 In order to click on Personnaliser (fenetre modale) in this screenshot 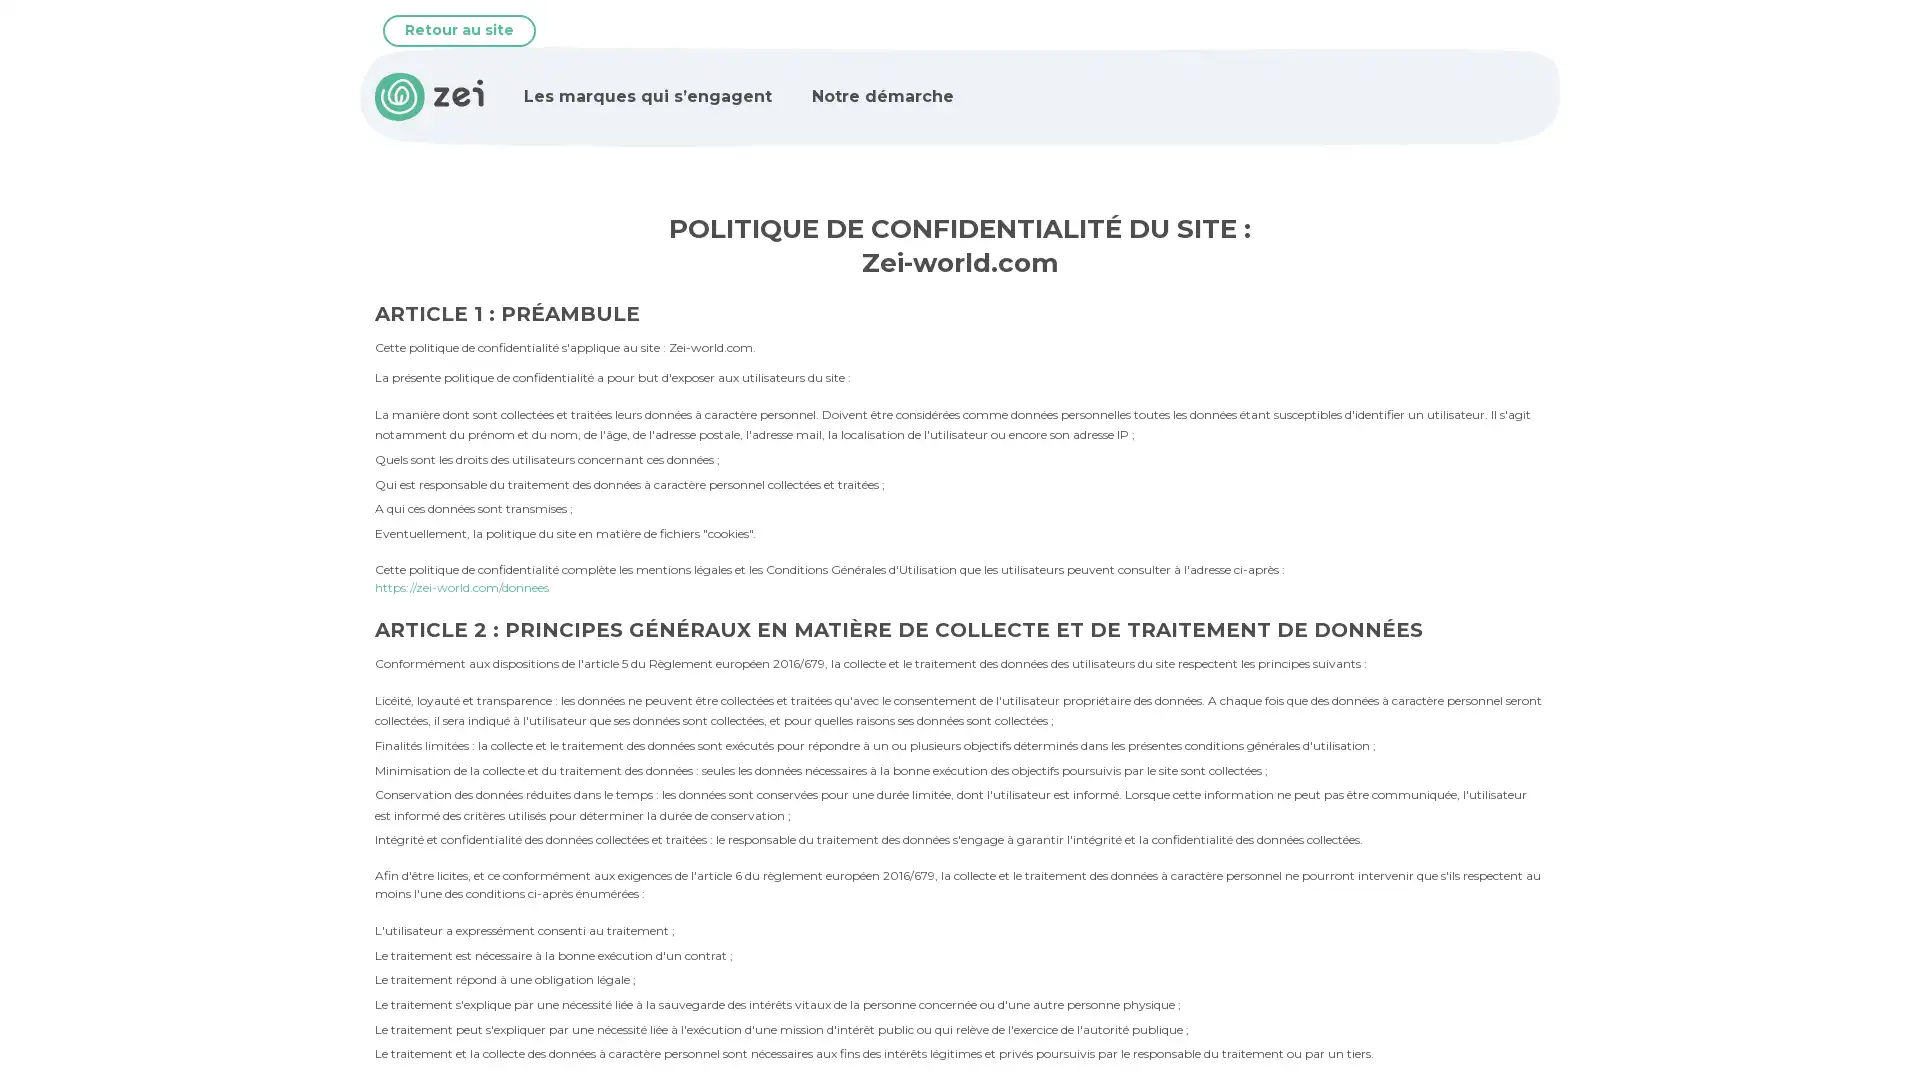, I will do `click(180, 999)`.